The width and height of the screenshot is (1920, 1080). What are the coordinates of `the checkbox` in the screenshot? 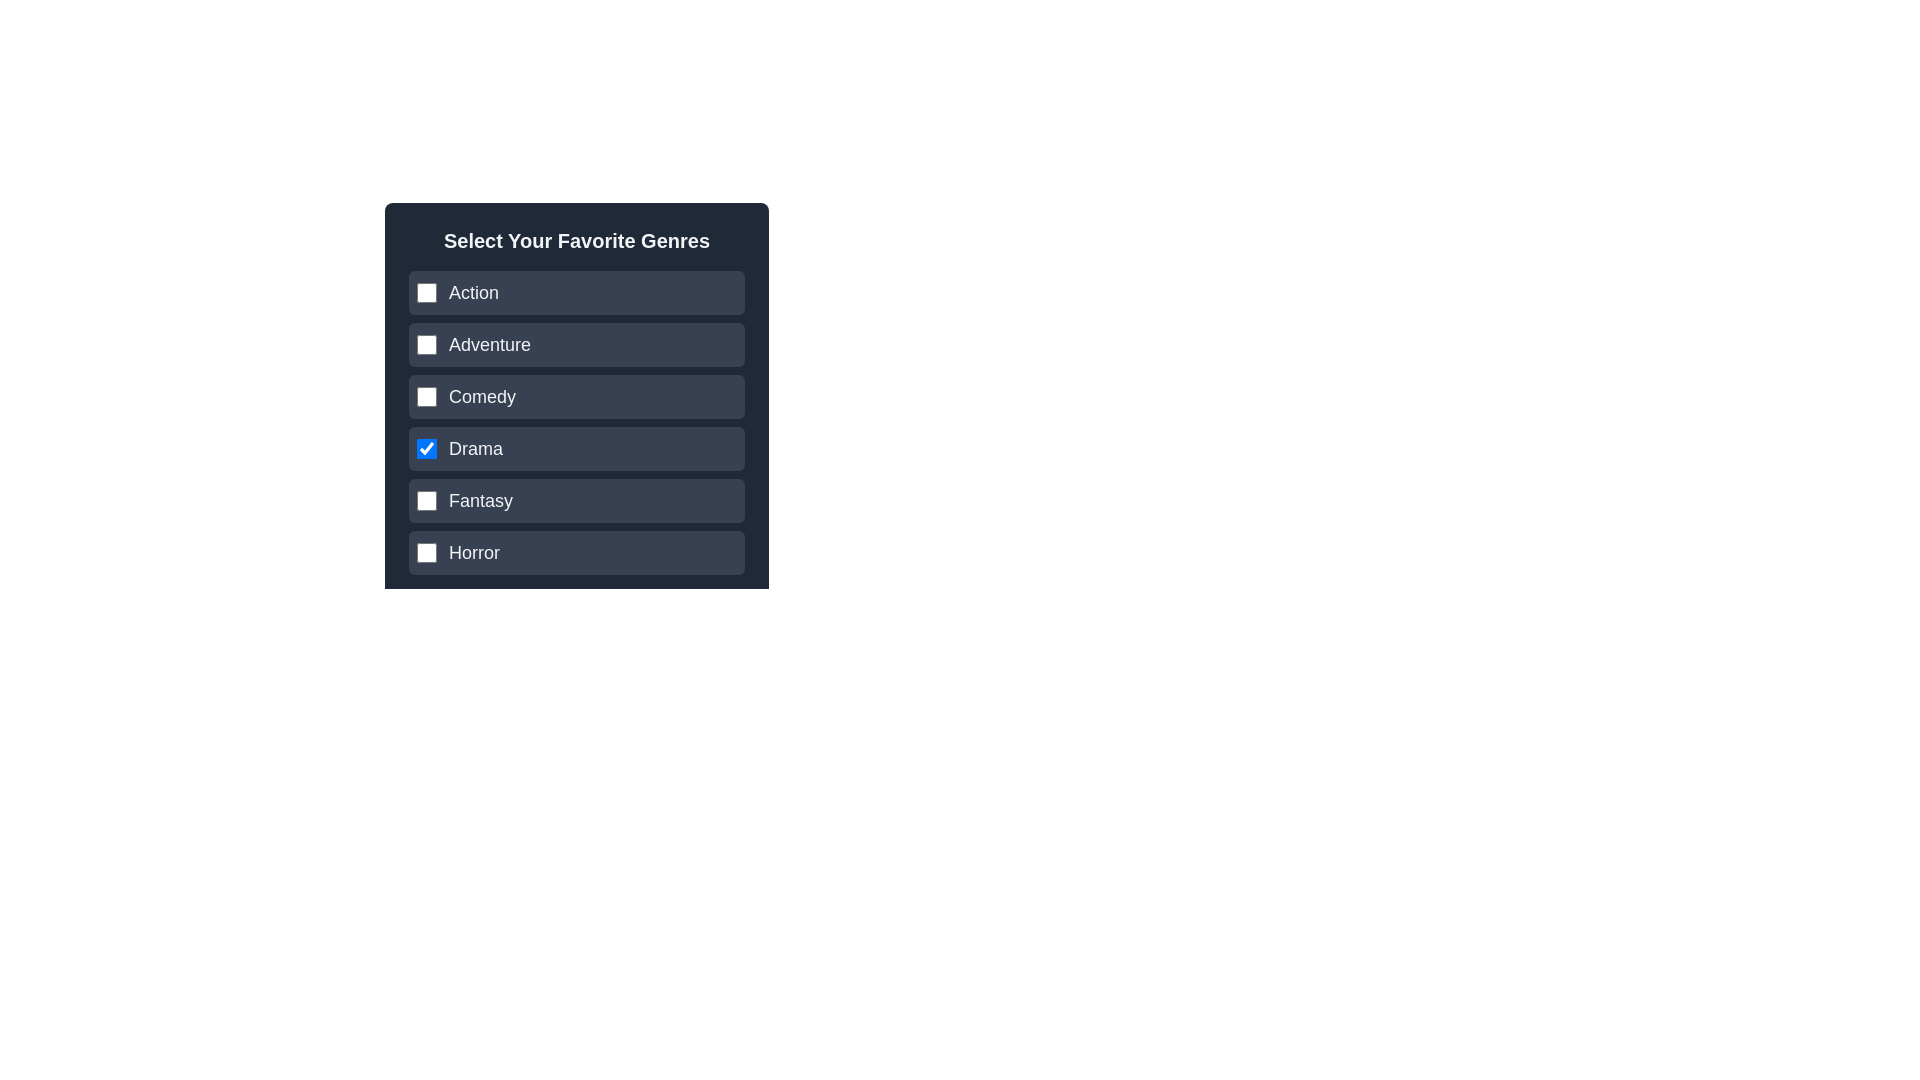 It's located at (575, 552).